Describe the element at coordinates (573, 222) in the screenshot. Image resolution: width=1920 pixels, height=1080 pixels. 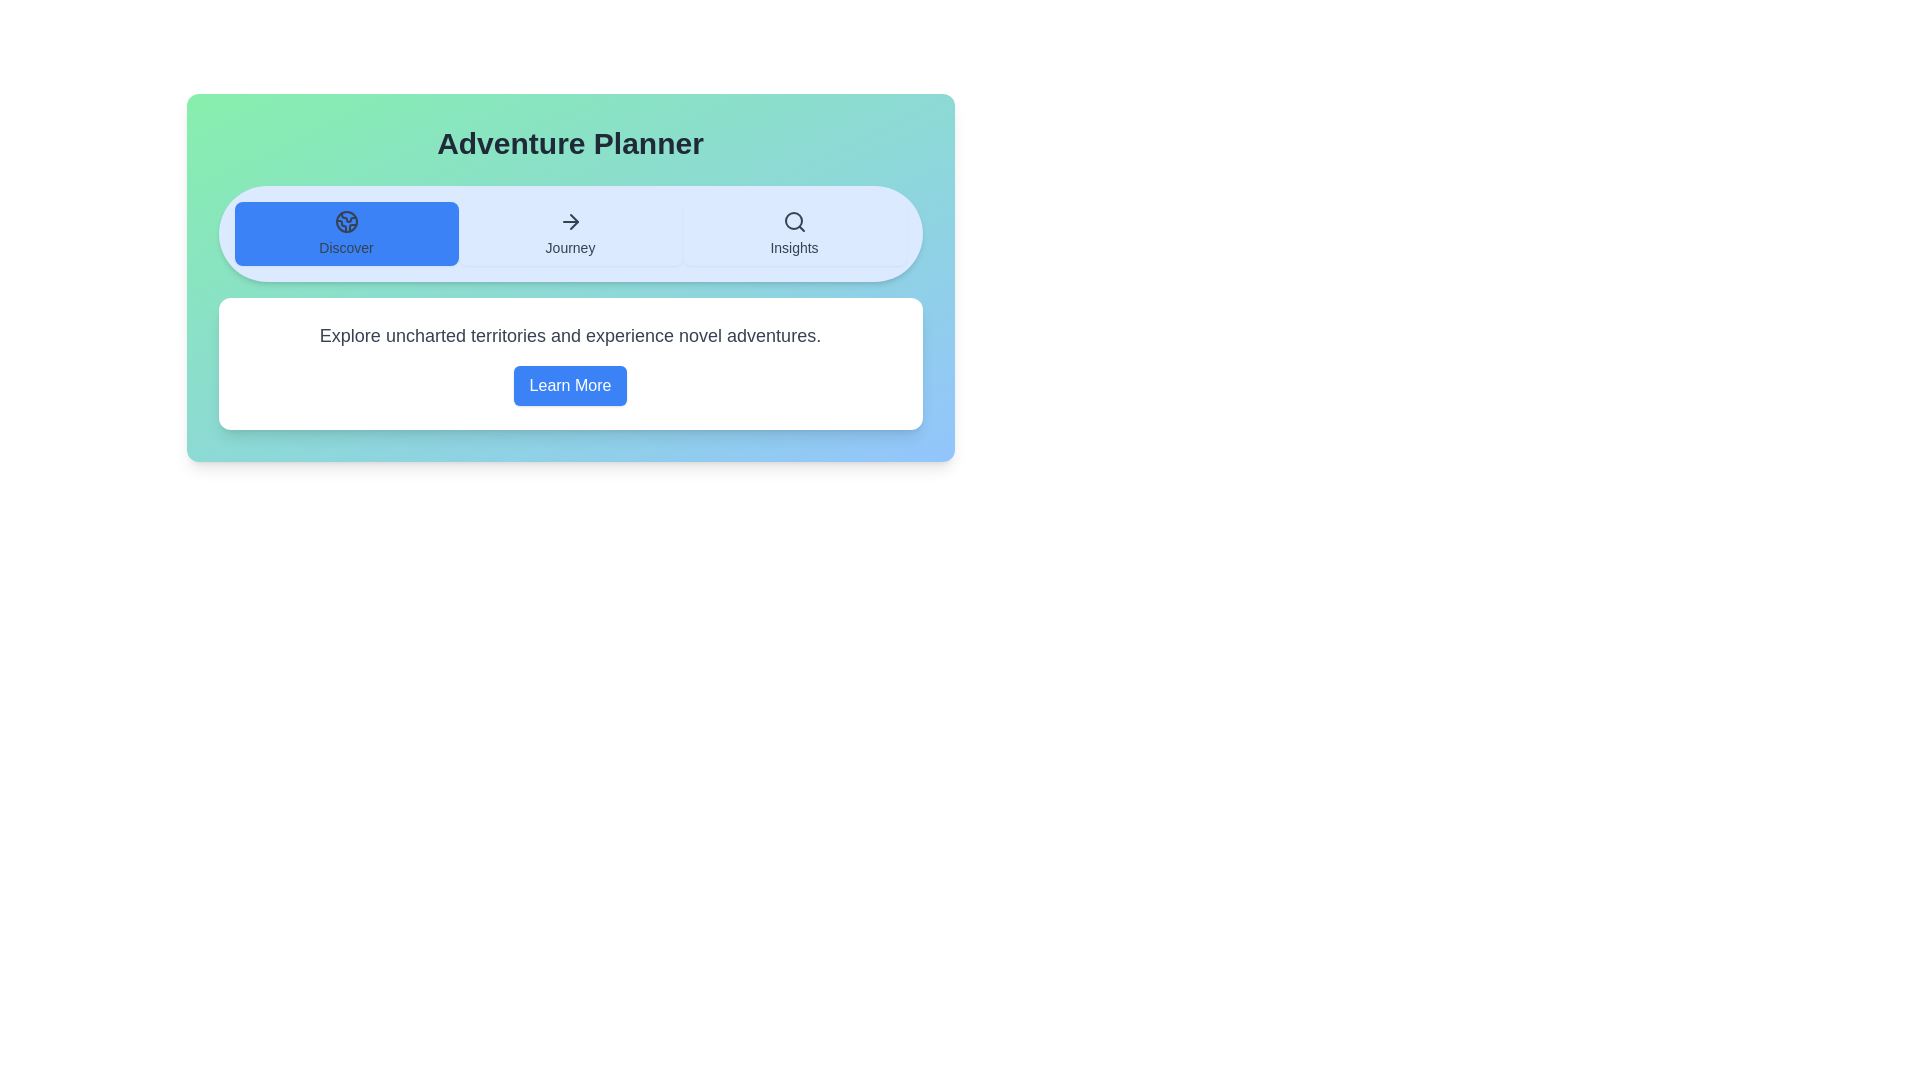
I see `the right arrow icon` at that location.